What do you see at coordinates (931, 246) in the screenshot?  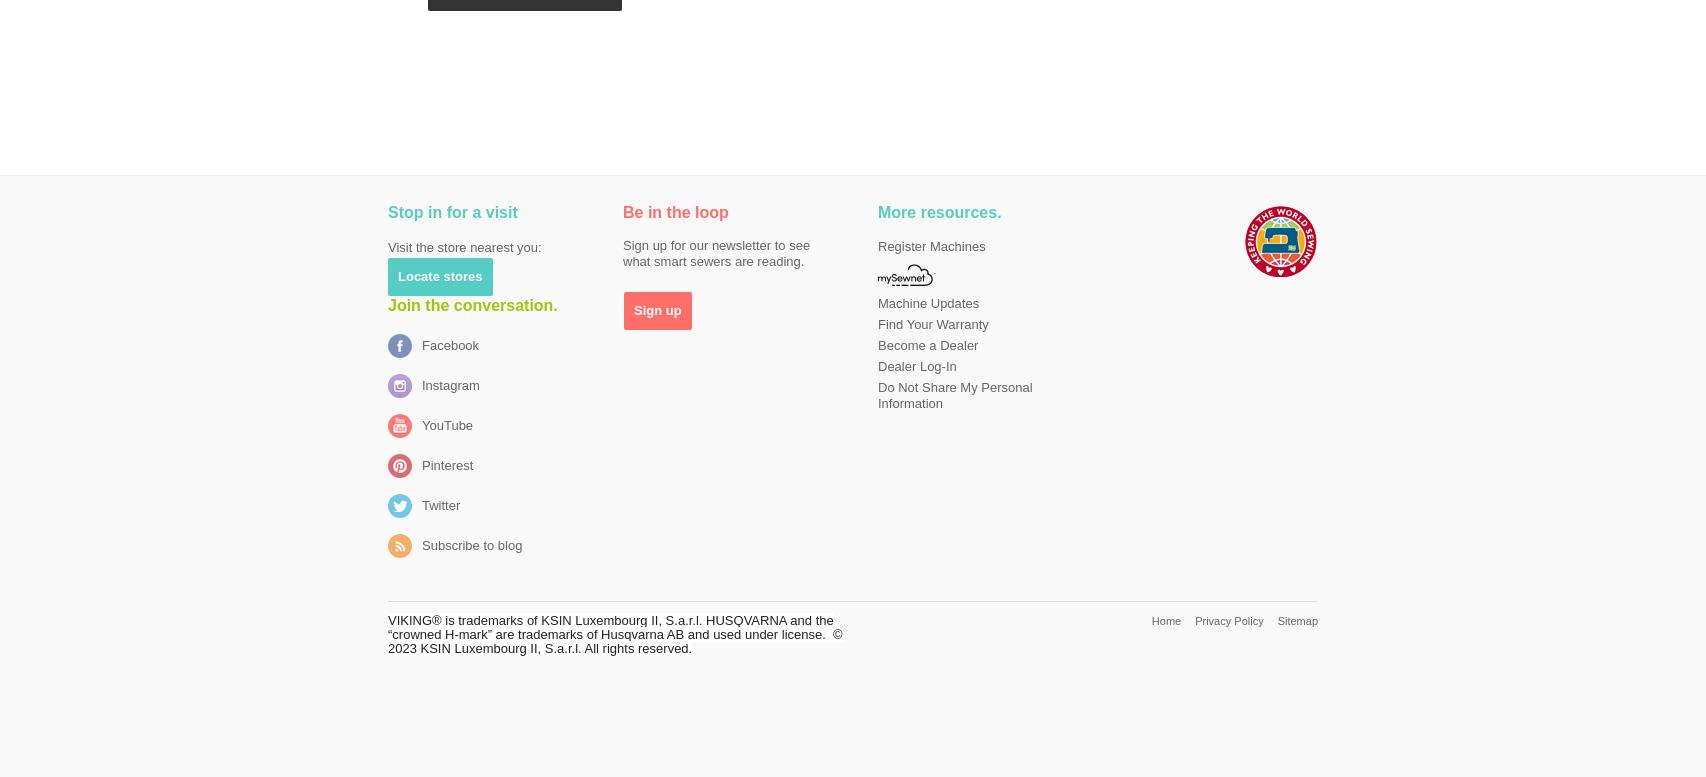 I see `'Register Machines'` at bounding box center [931, 246].